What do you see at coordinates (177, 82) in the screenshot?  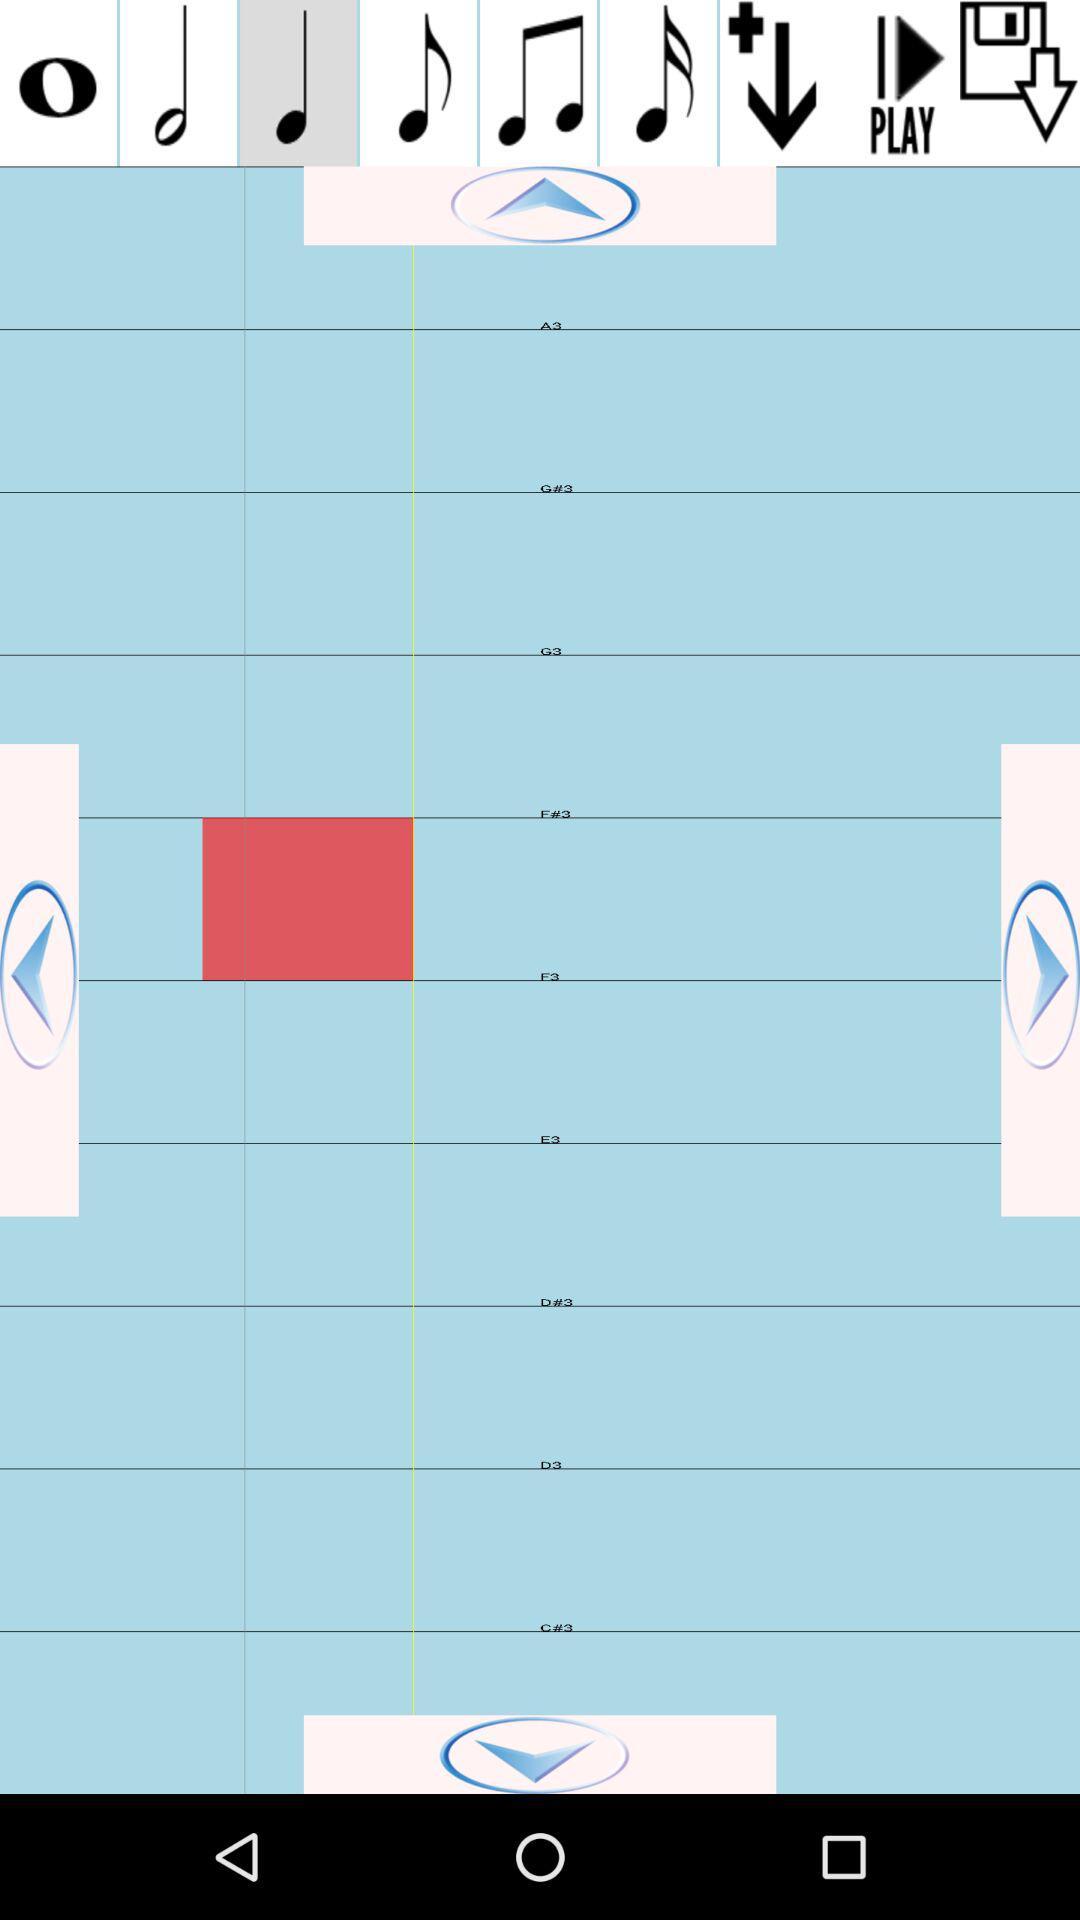 I see `half note` at bounding box center [177, 82].